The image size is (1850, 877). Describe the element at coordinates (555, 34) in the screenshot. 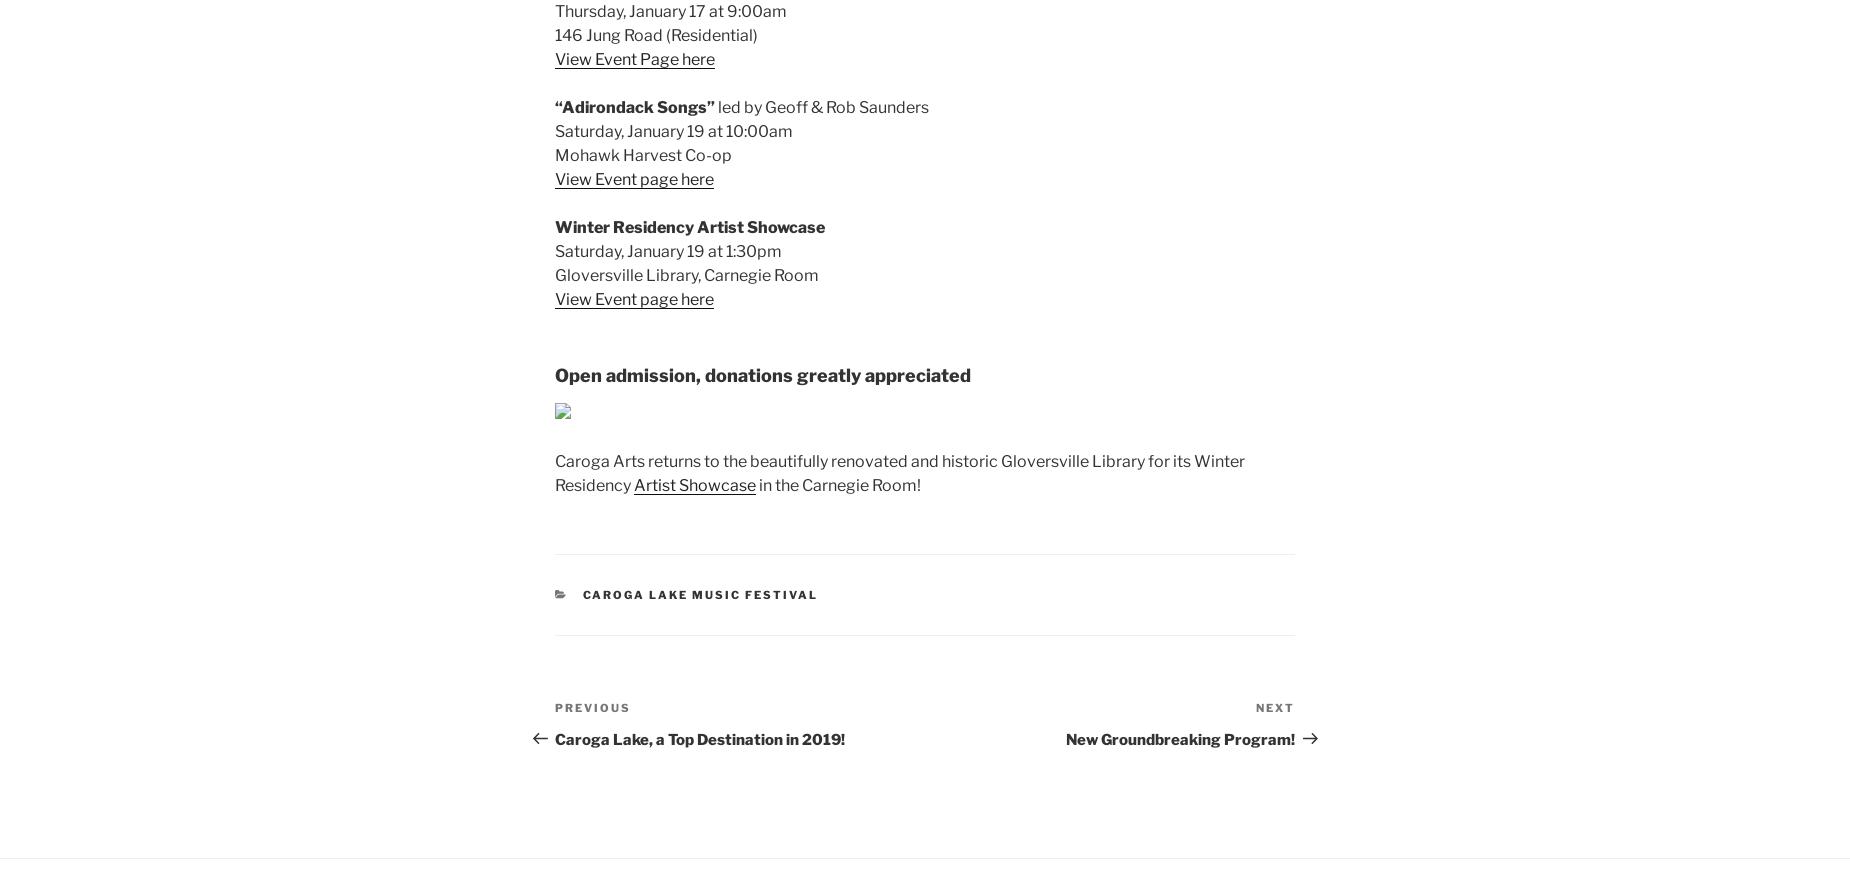

I see `'146 Jung Road (Residential)'` at that location.